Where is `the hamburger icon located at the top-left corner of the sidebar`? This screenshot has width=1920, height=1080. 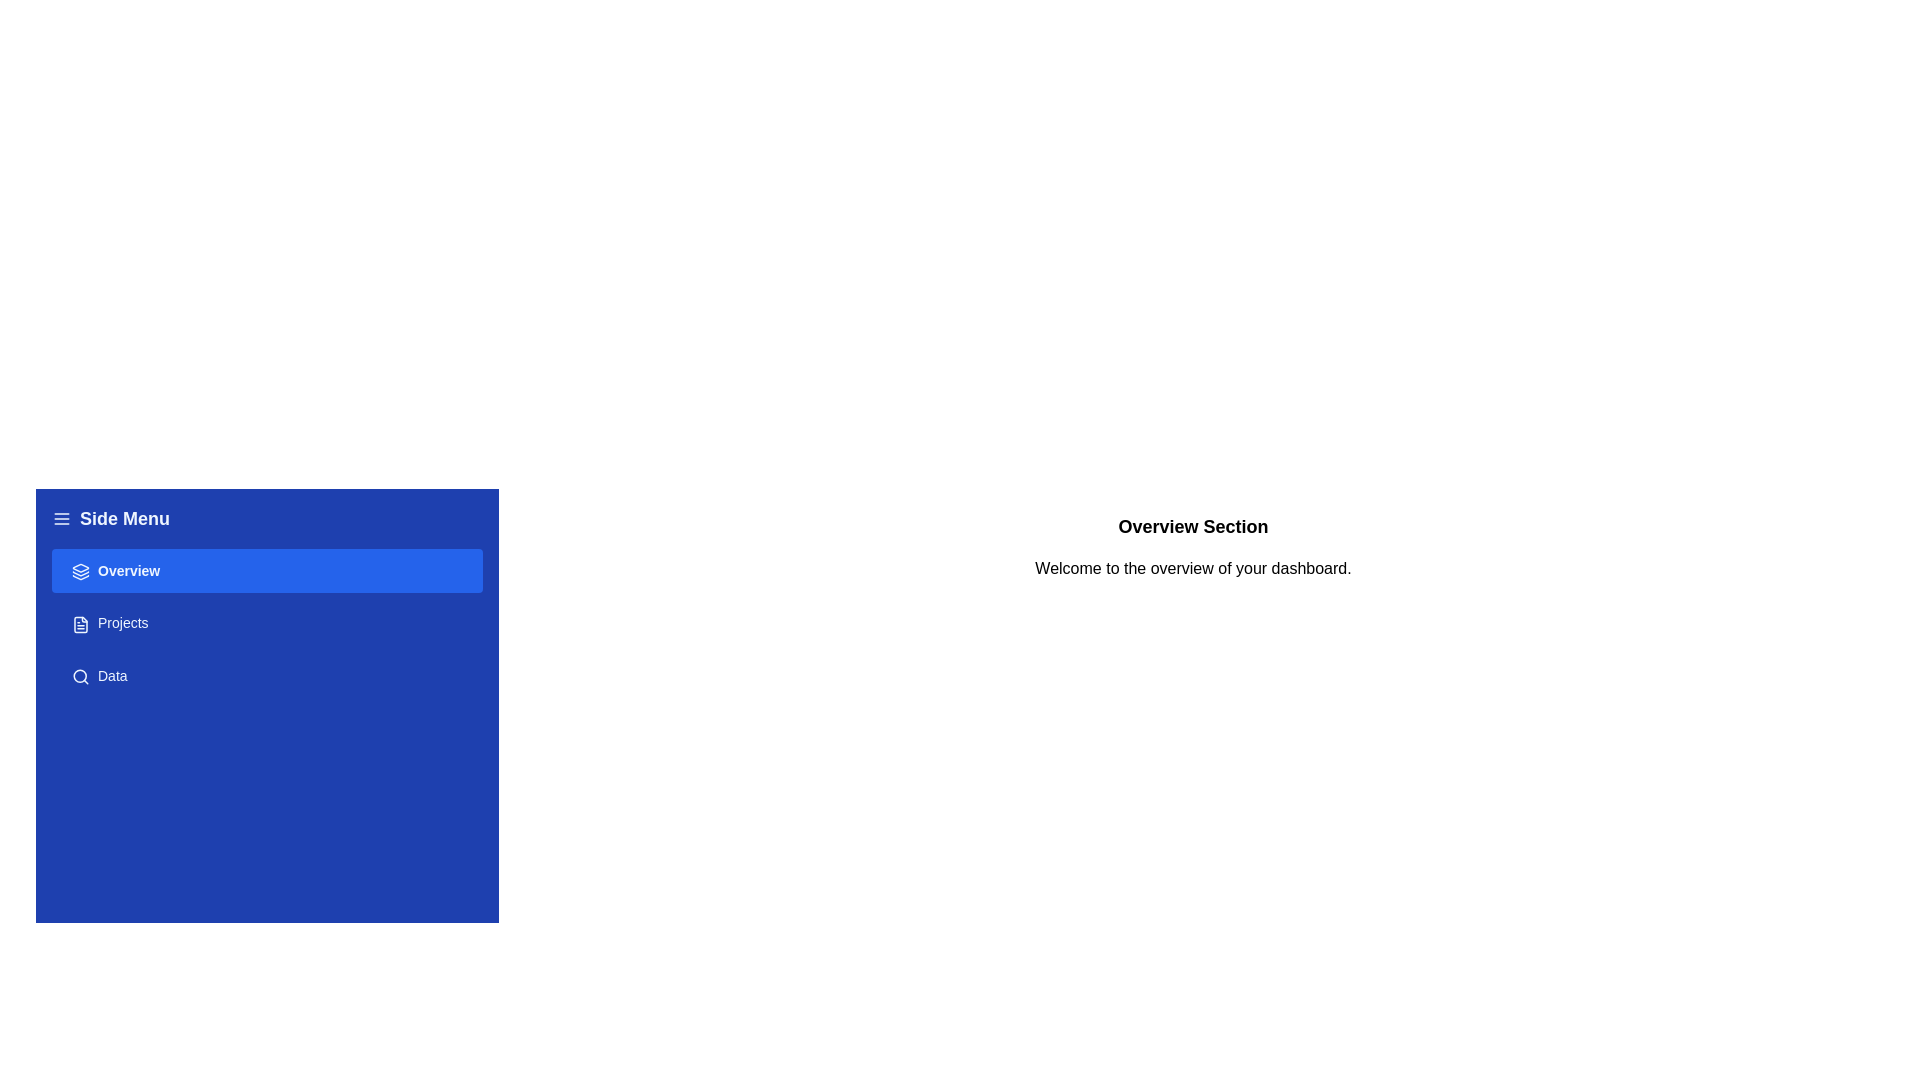 the hamburger icon located at the top-left corner of the sidebar is located at coordinates (62, 518).